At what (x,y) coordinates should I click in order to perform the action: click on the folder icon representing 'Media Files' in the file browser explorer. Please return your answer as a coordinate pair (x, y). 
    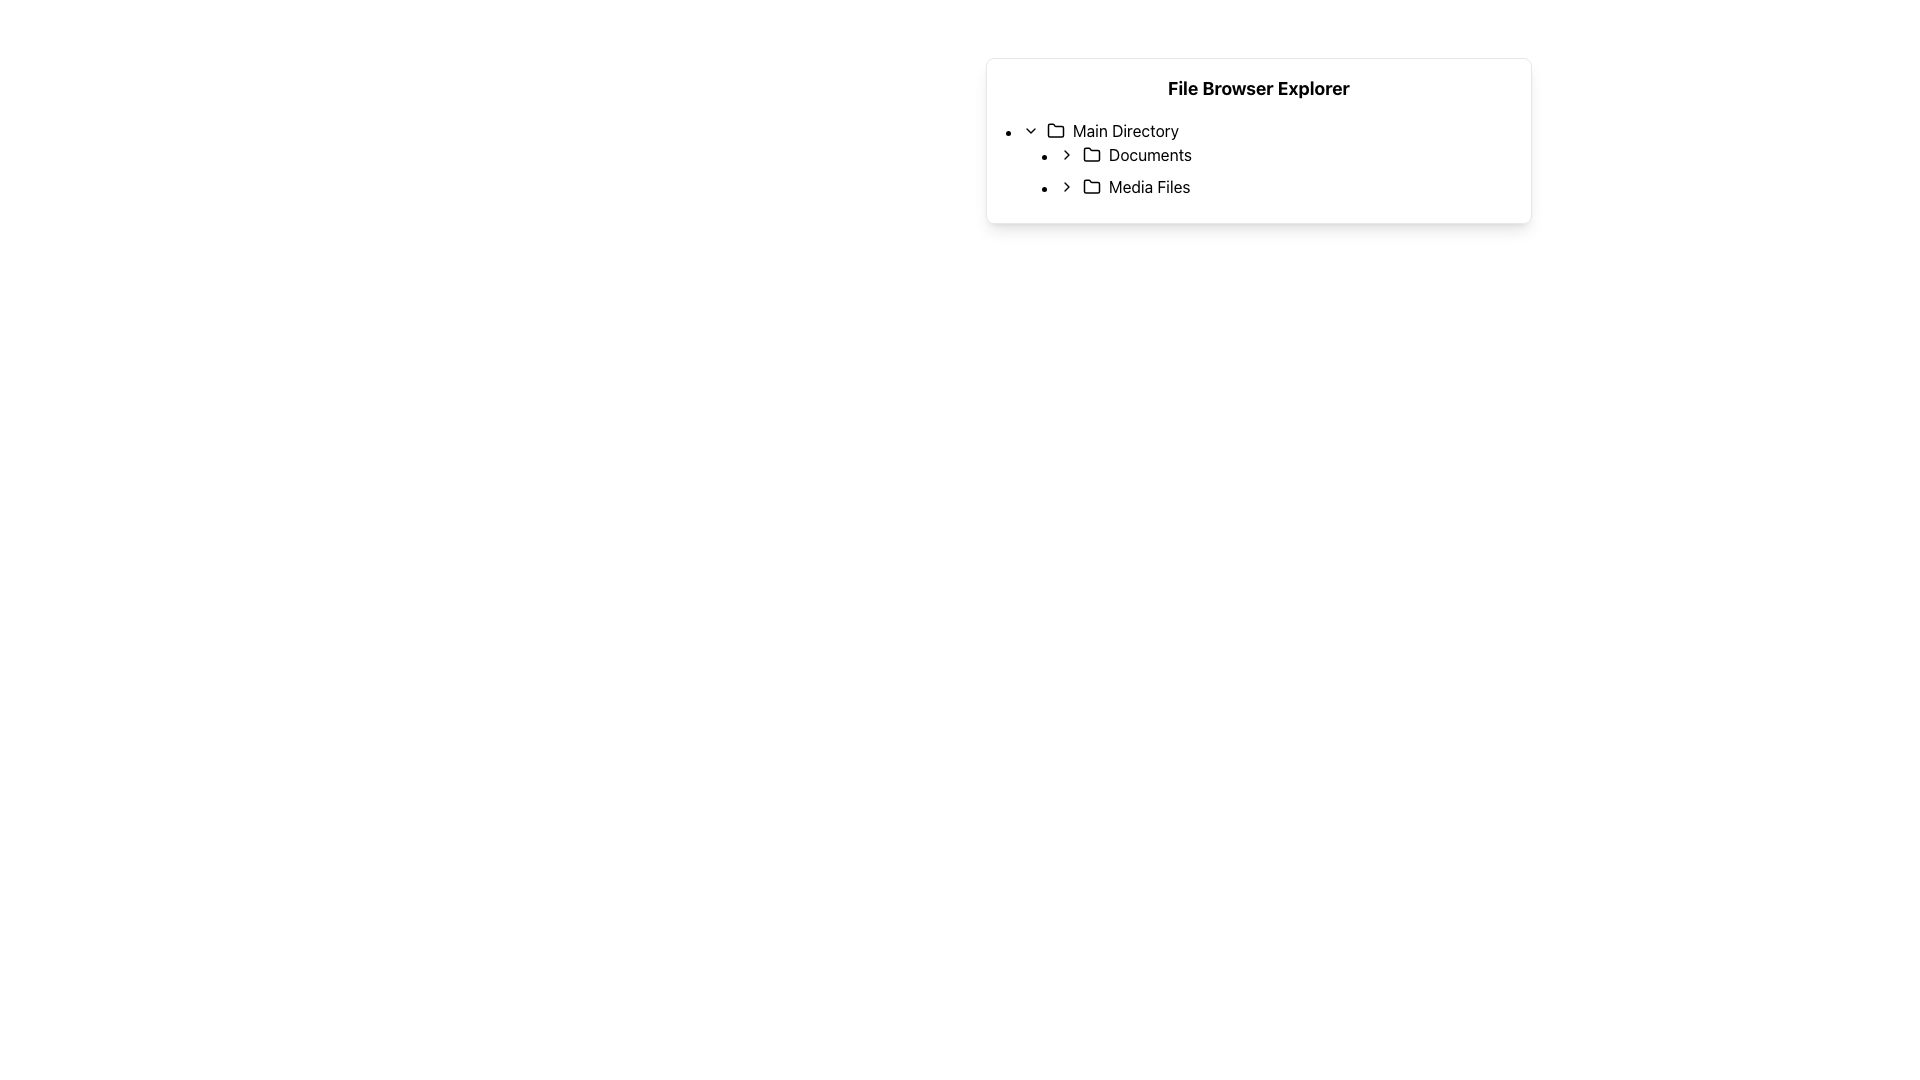
    Looking at the image, I should click on (1090, 185).